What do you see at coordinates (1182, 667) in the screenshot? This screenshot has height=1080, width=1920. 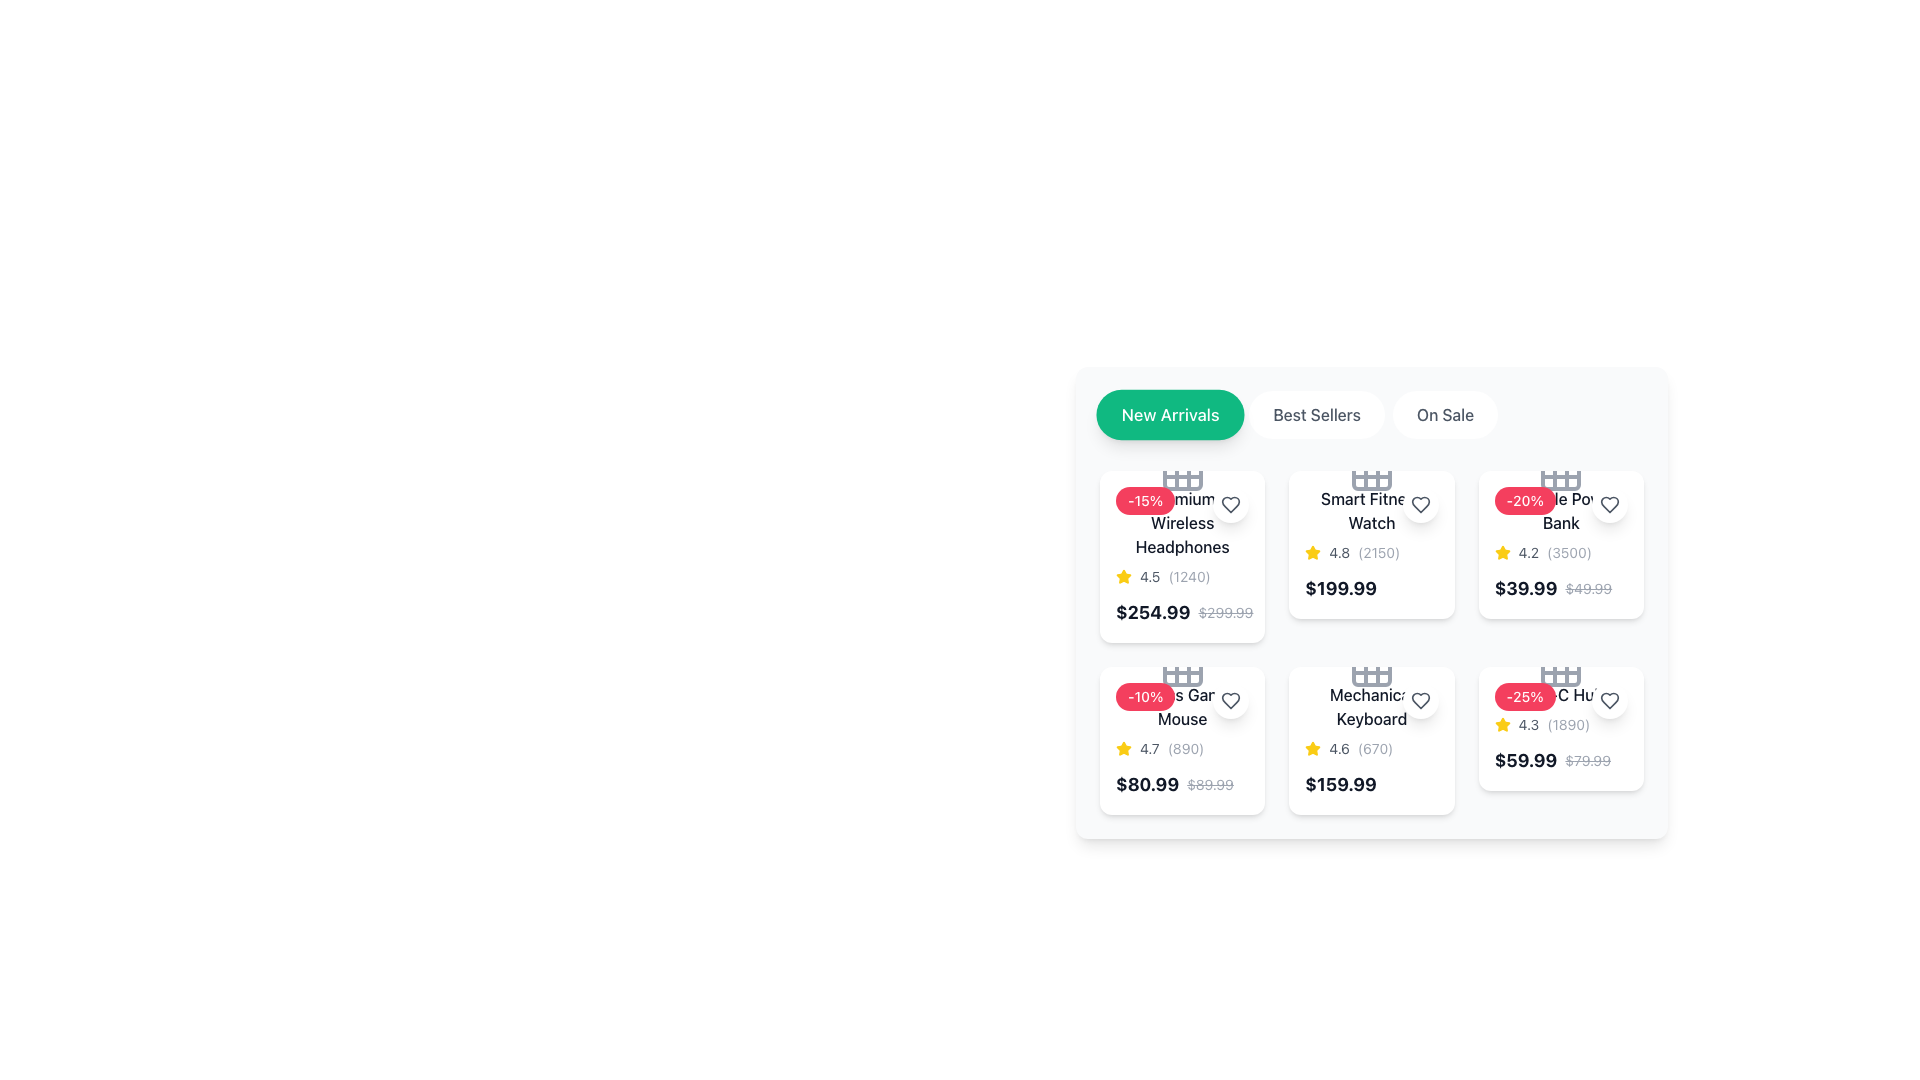 I see `the grid-like gray icon located above the 'Gaming Mouse' product name` at bounding box center [1182, 667].